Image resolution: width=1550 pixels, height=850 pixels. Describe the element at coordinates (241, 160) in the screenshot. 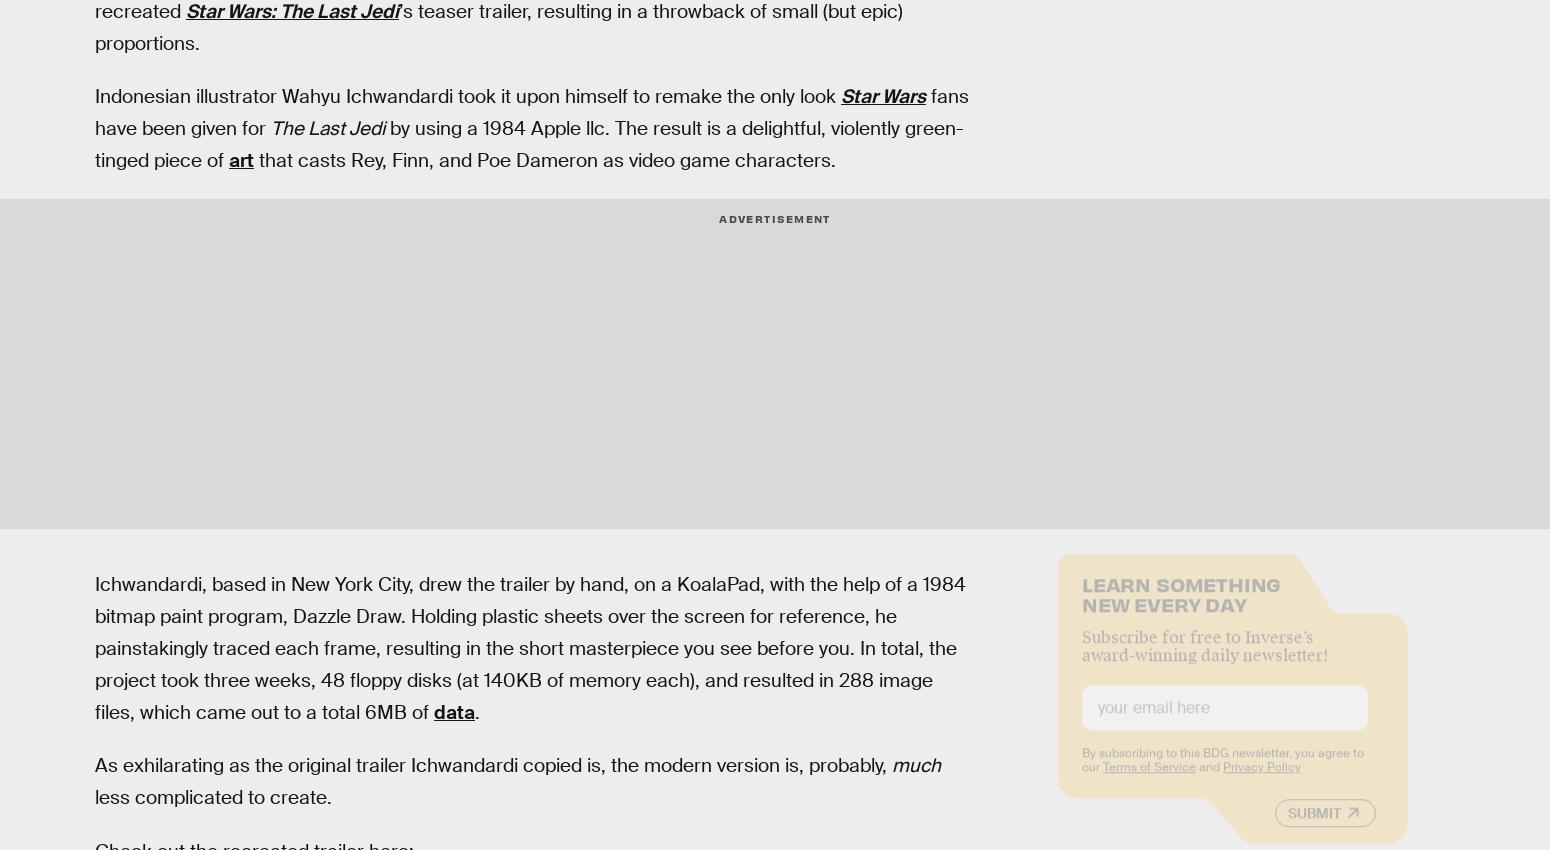

I see `'art'` at that location.